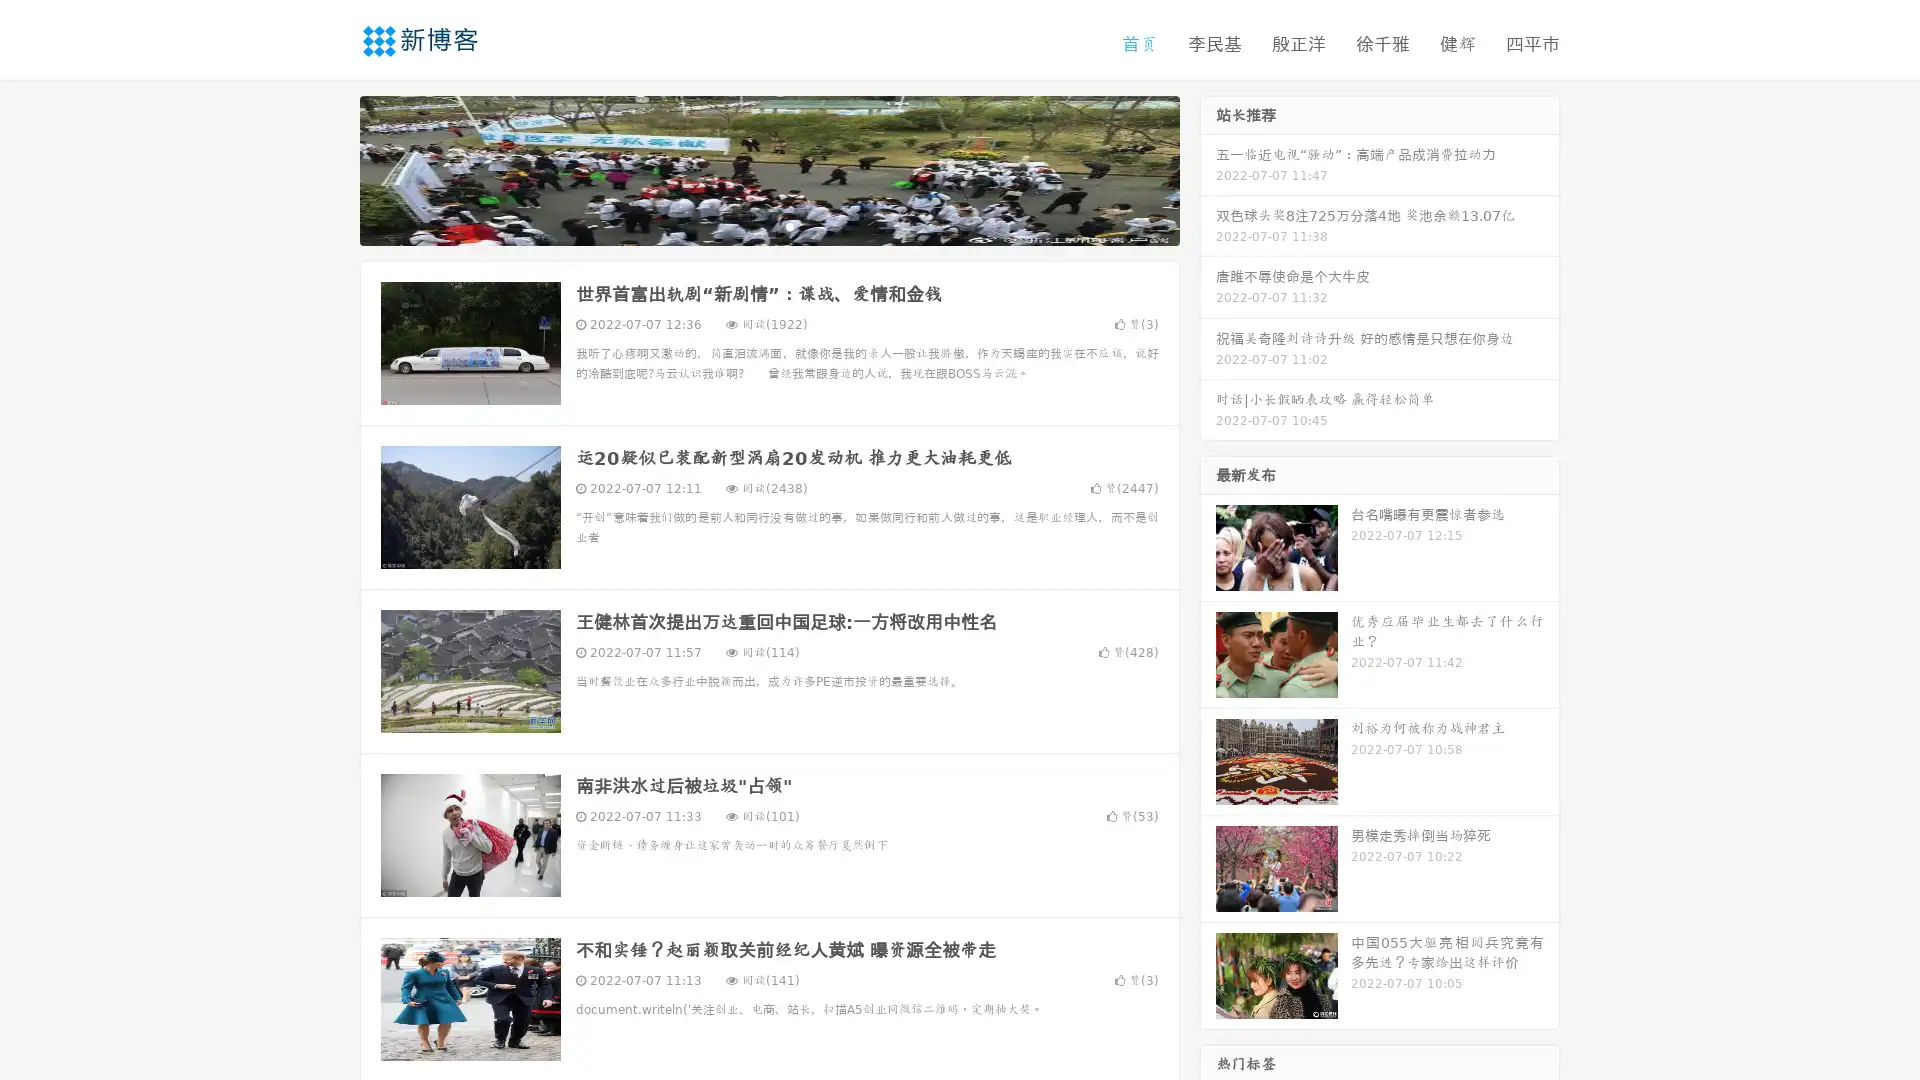  Describe the element at coordinates (789, 225) in the screenshot. I see `Go to slide 3` at that location.